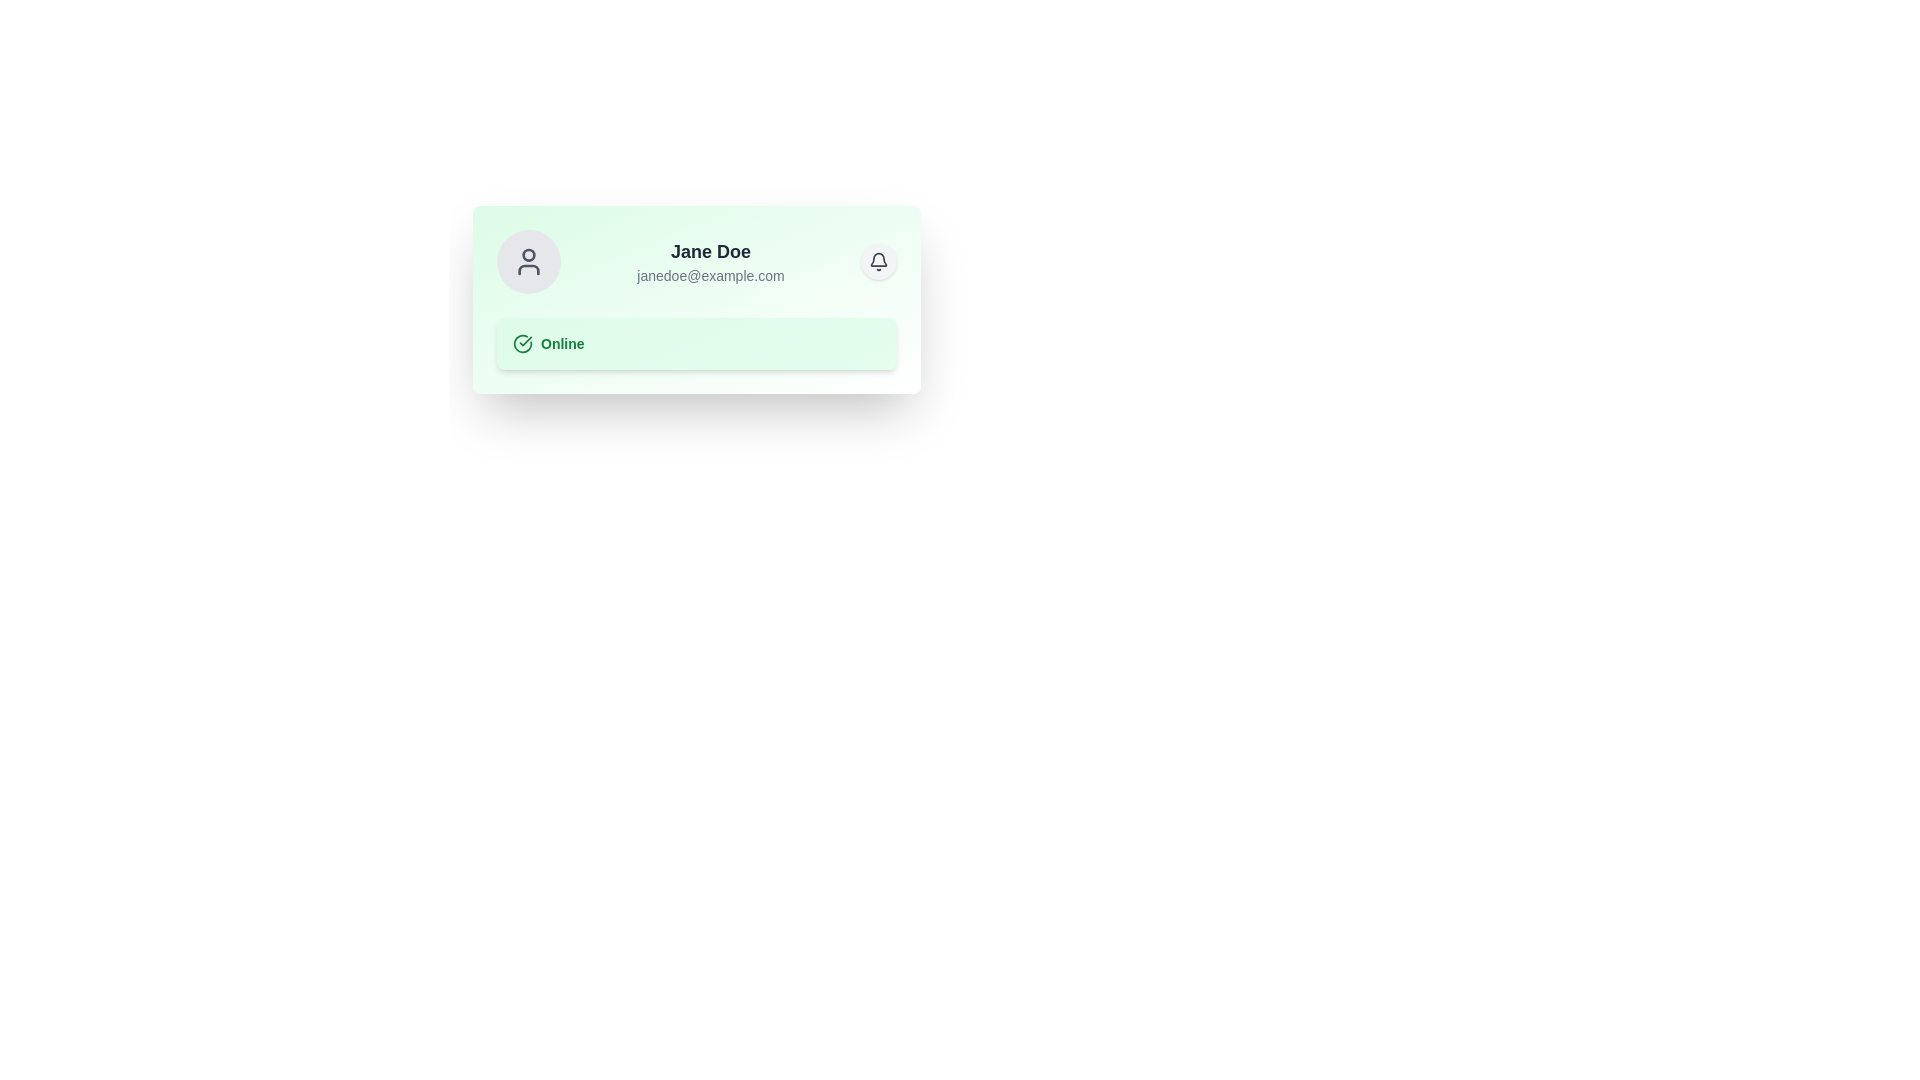  I want to click on the user profile icon located in the upper-left section of the user information card, which serves as a visual representation of the user's identity, so click(528, 261).